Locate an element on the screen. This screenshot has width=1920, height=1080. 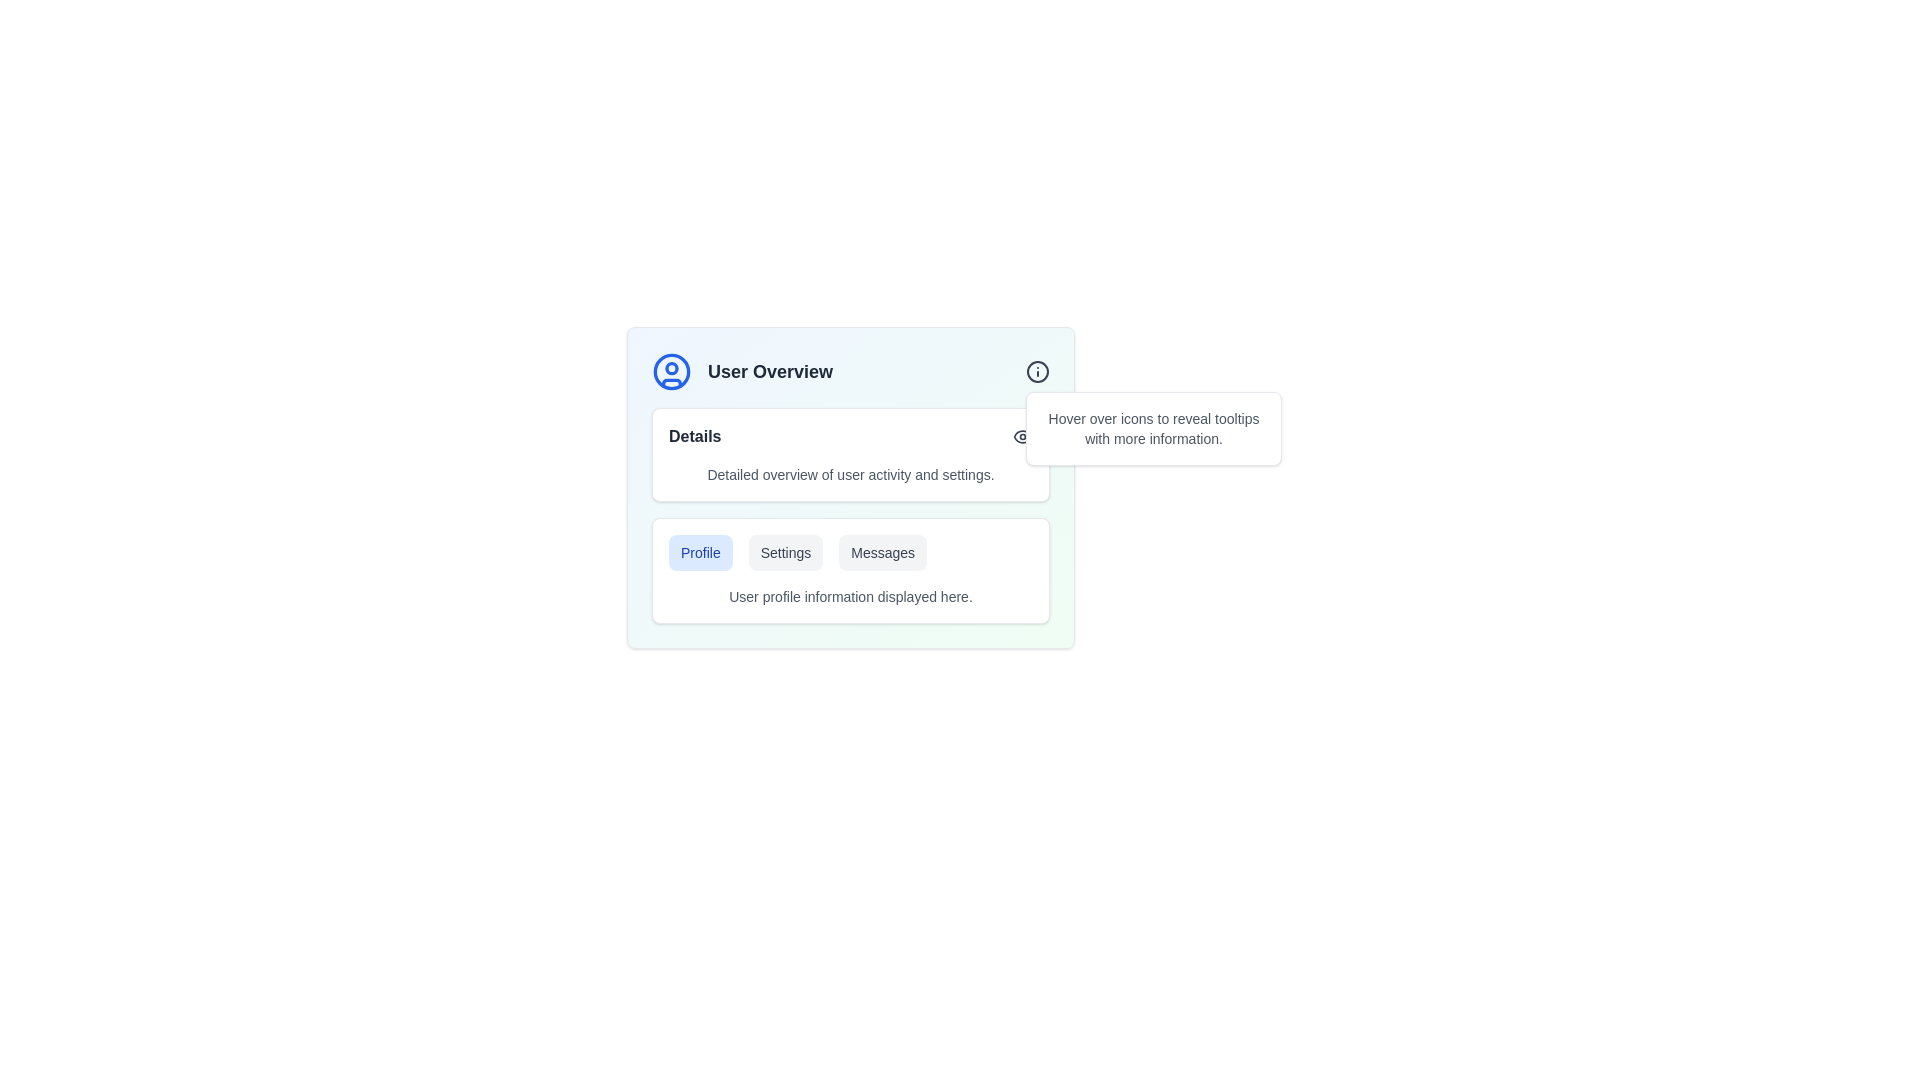
the circular information icon with an 'i' symbol in the top-right corner of the User Overview section header is located at coordinates (1037, 371).